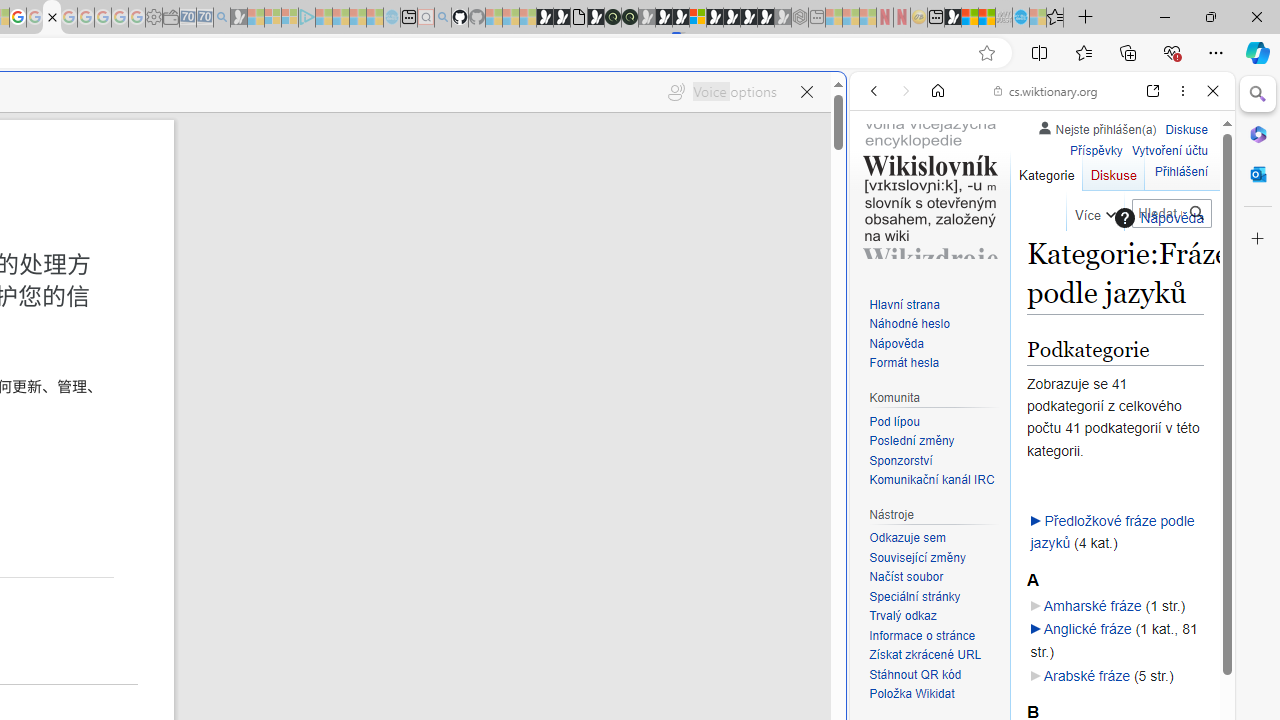 The height and width of the screenshot is (720, 1280). What do you see at coordinates (1006, 227) in the screenshot?
I see `'Search Filter, VIDEOS'` at bounding box center [1006, 227].